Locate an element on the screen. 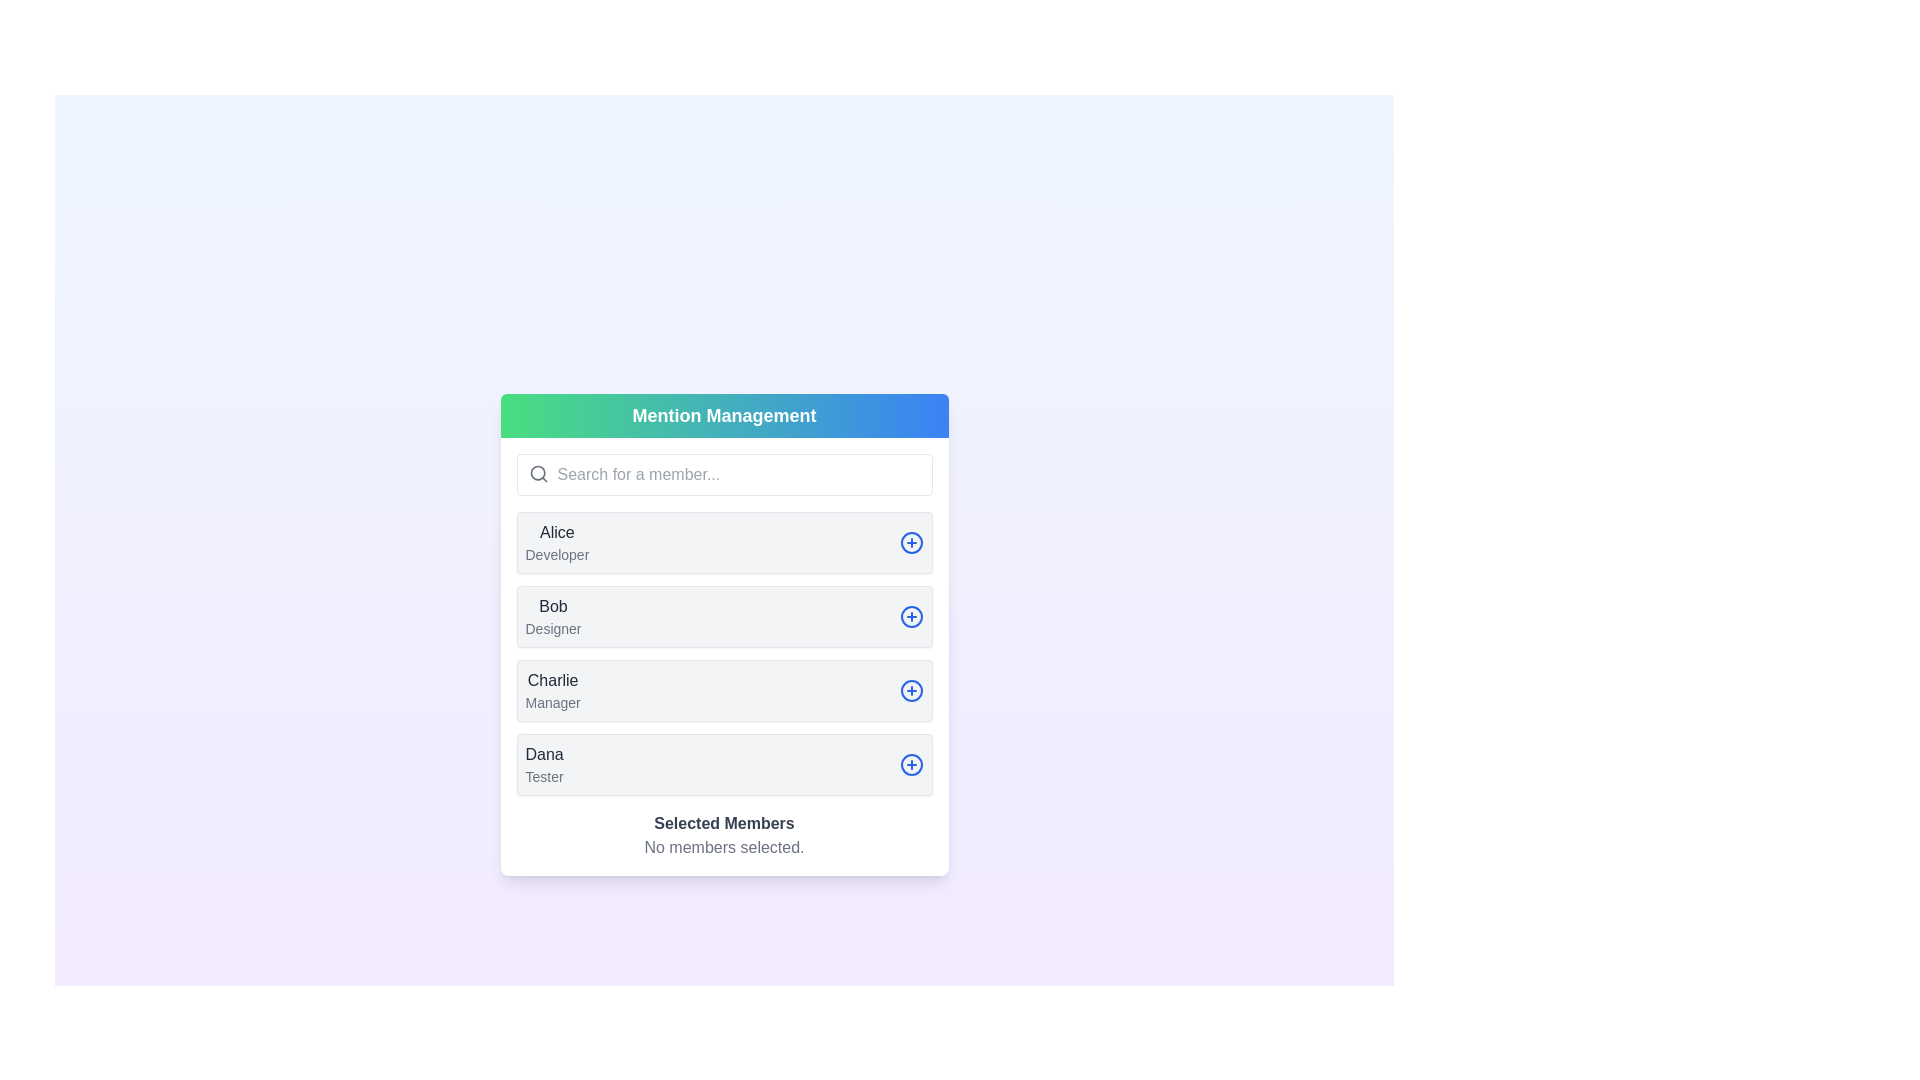  the circular button with a blue outline and white fill, featuring a '+' symbol at its center, located at the top-right corner of the 'Alice' list item in the 'Mention Management' interface is located at coordinates (910, 543).